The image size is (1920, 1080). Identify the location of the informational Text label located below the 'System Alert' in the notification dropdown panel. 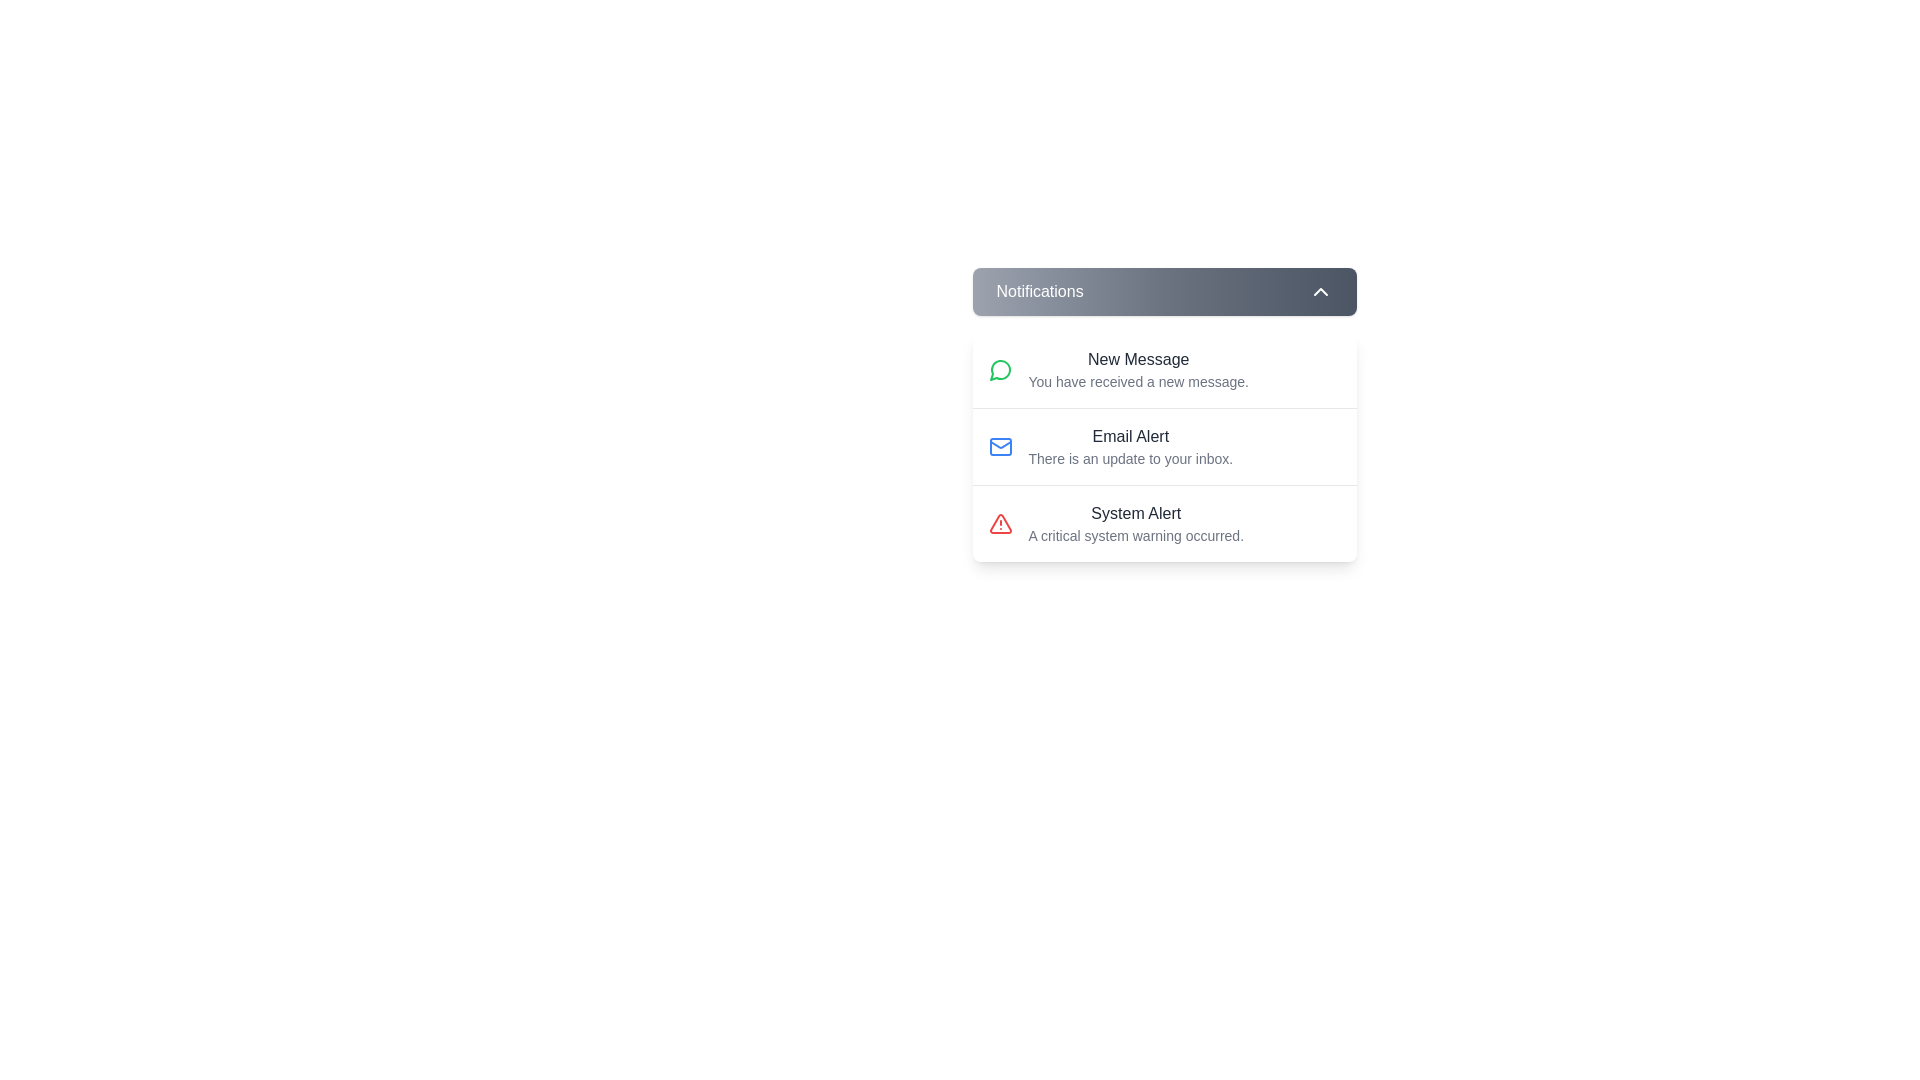
(1136, 535).